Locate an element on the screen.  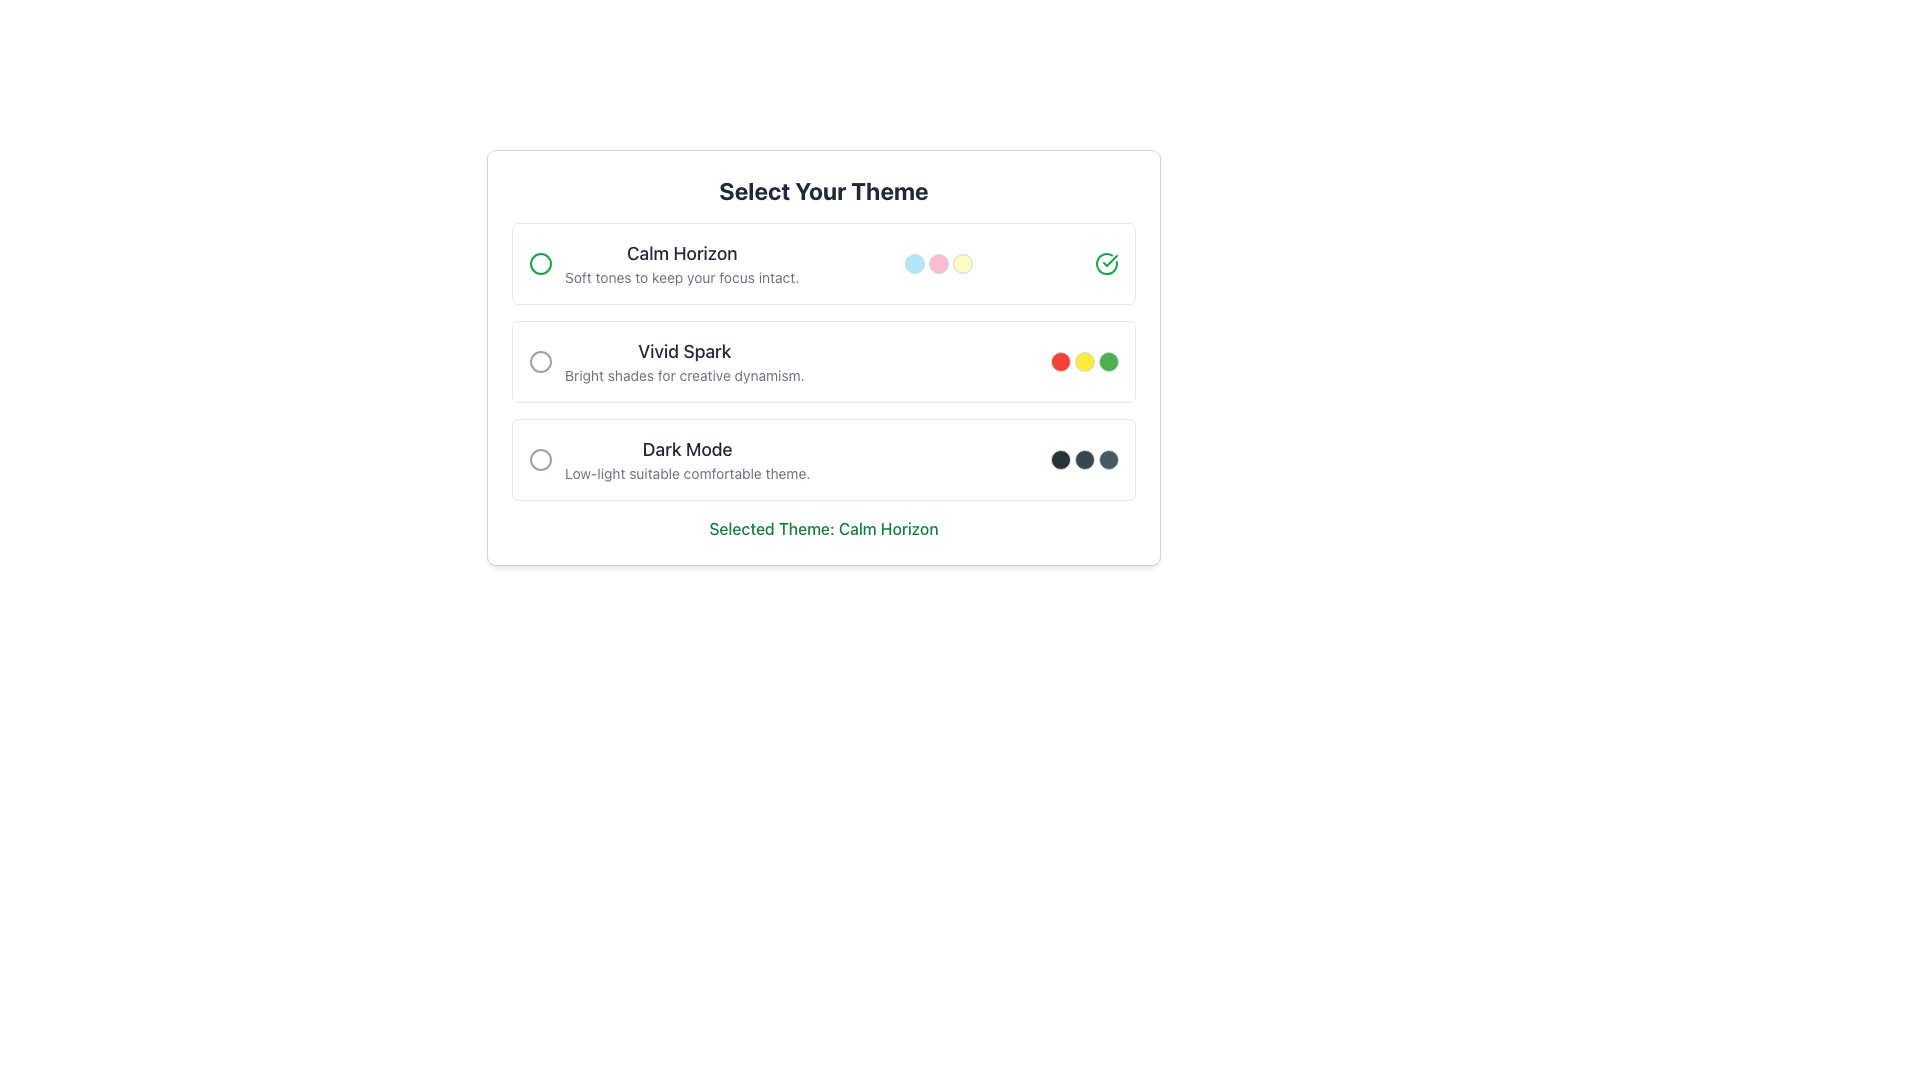
the 'Vivid Spark' text label in the 'Select Your Theme' section is located at coordinates (684, 362).